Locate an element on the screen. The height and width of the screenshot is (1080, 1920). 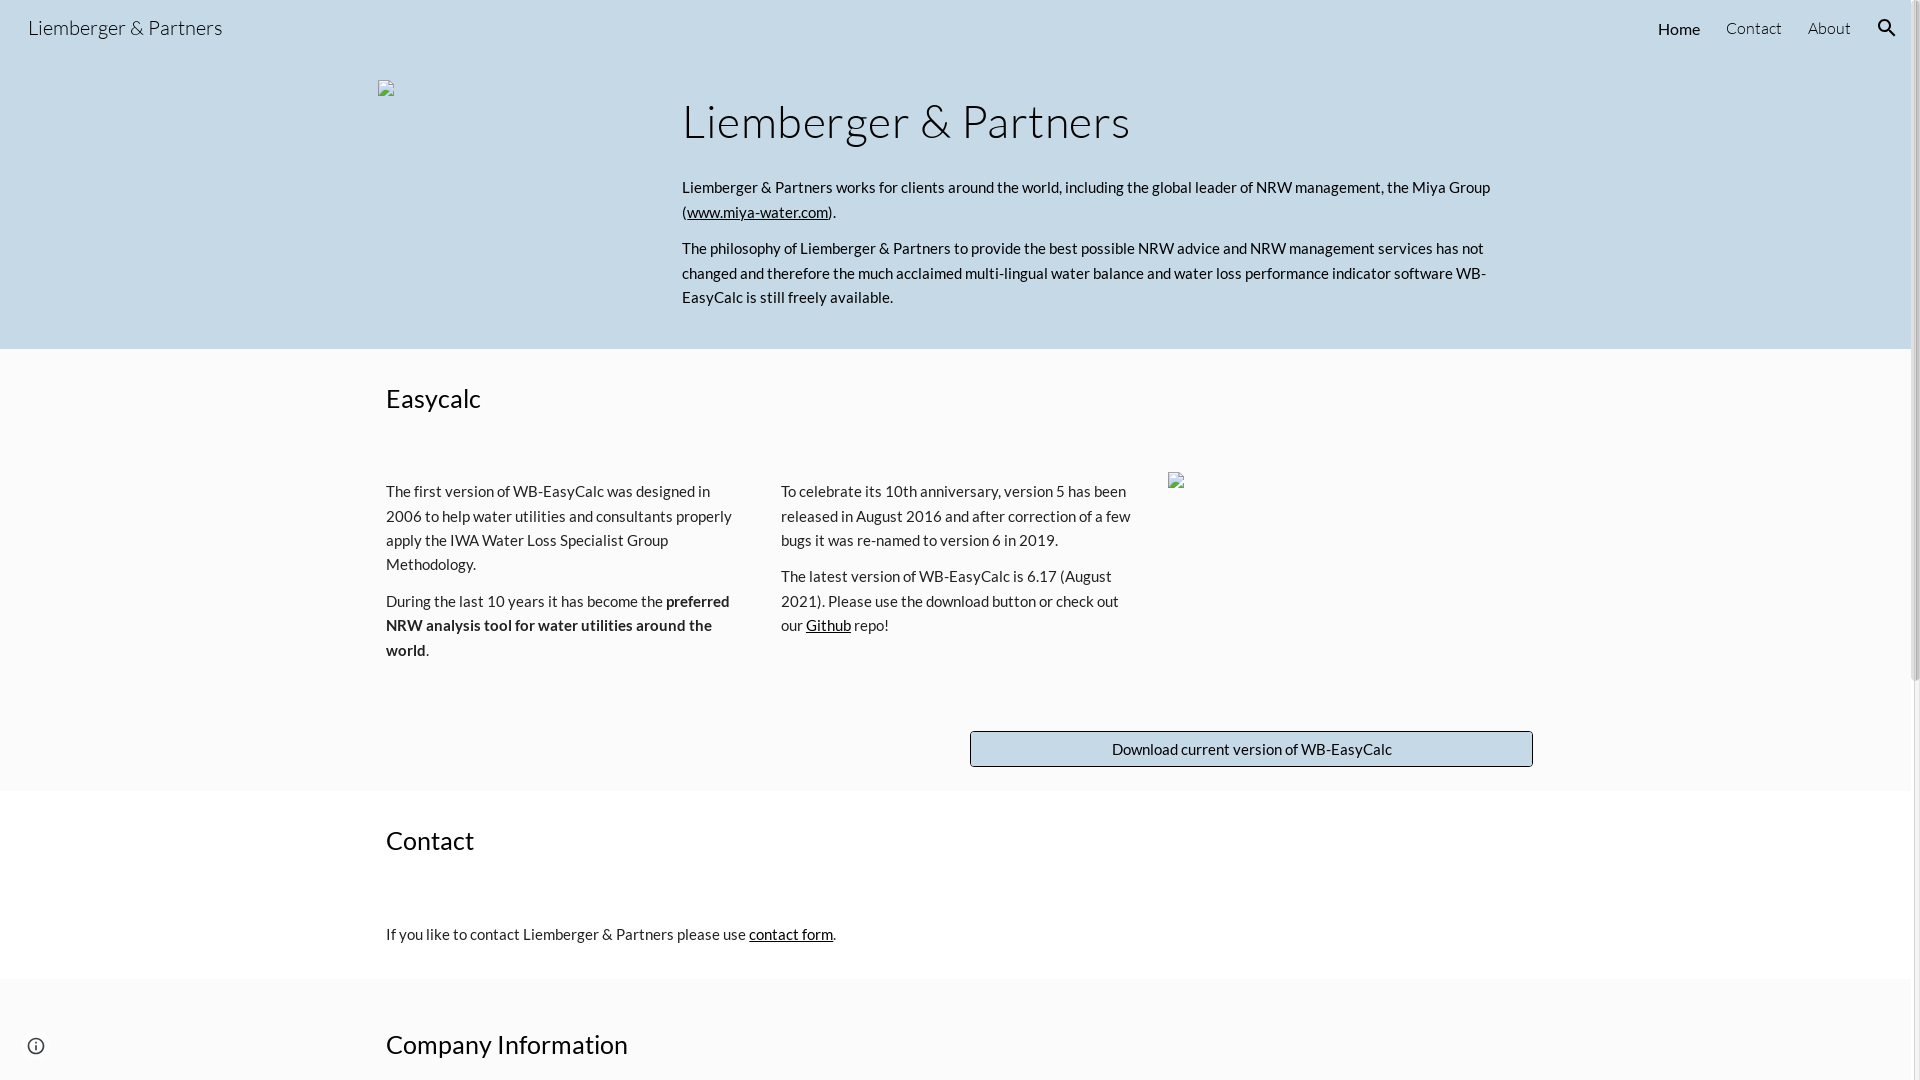
'Contact' is located at coordinates (1752, 27).